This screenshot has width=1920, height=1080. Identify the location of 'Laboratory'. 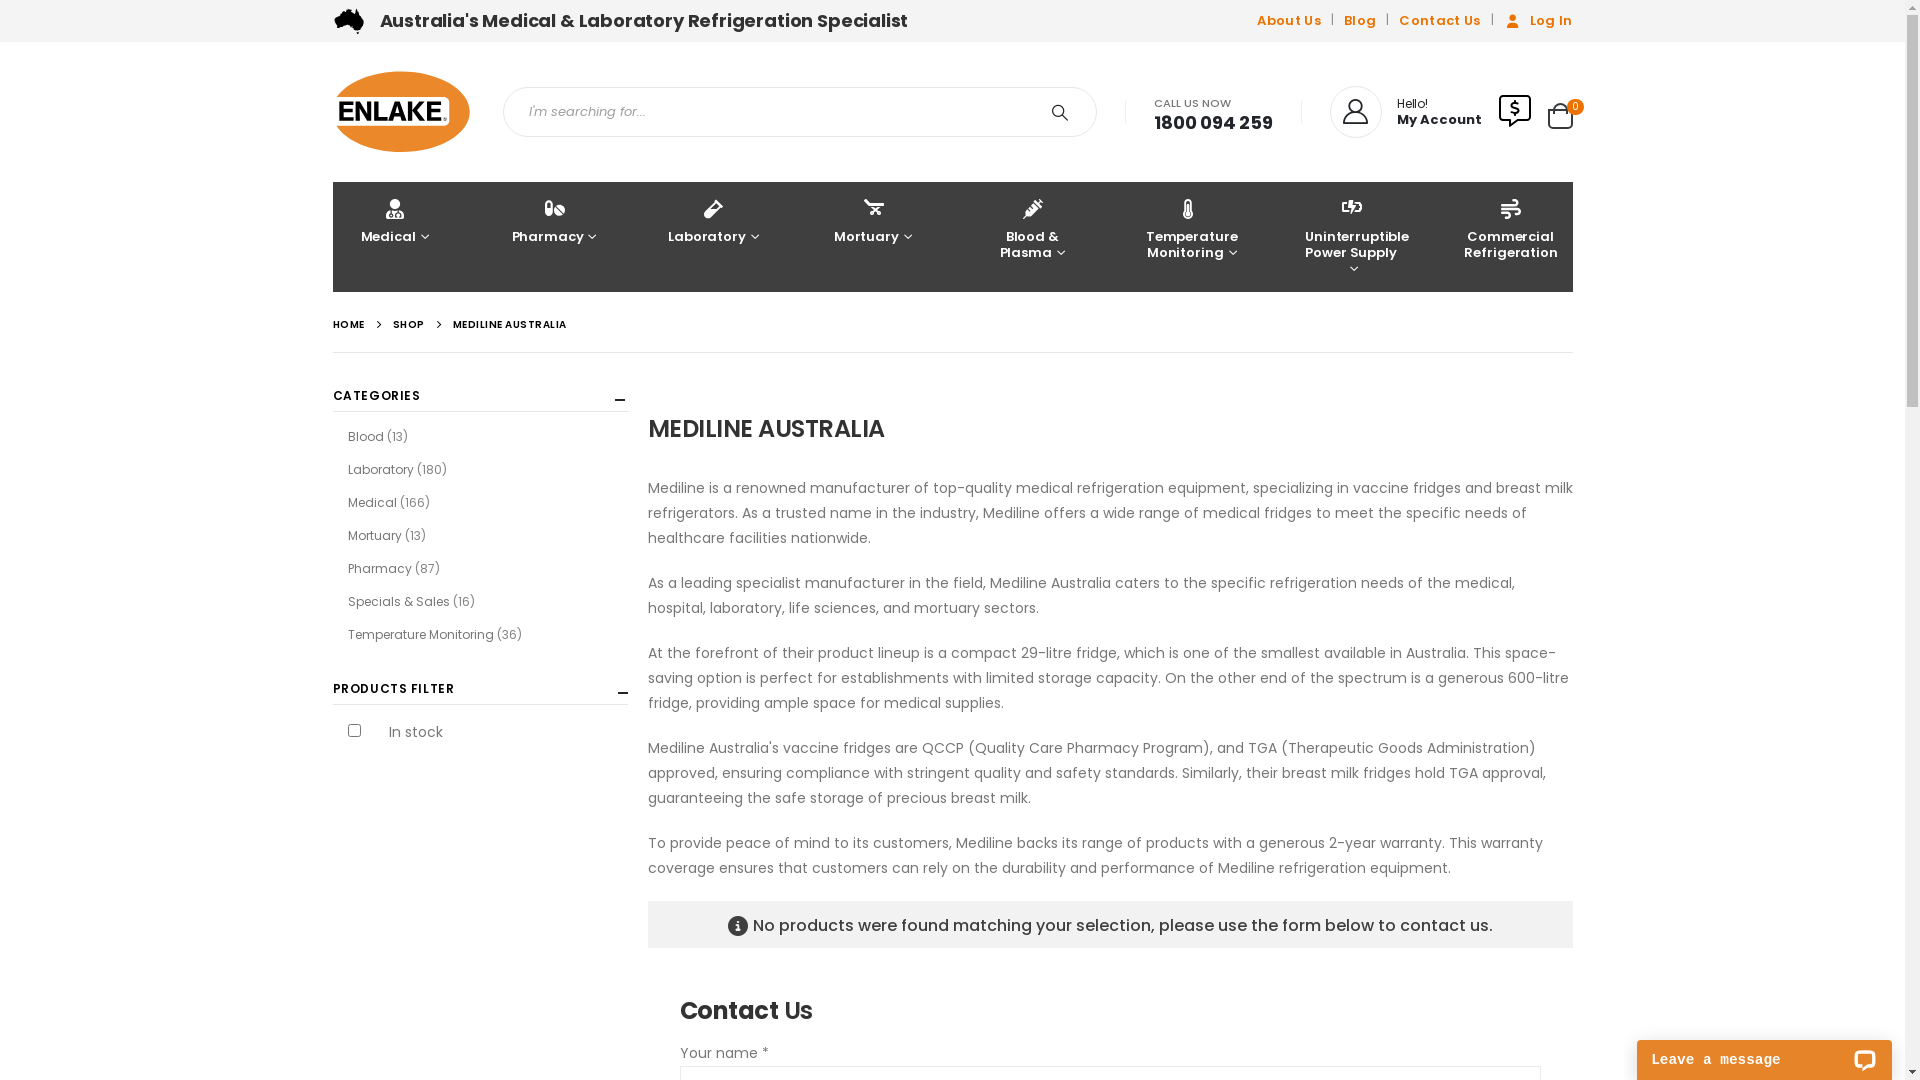
(713, 235).